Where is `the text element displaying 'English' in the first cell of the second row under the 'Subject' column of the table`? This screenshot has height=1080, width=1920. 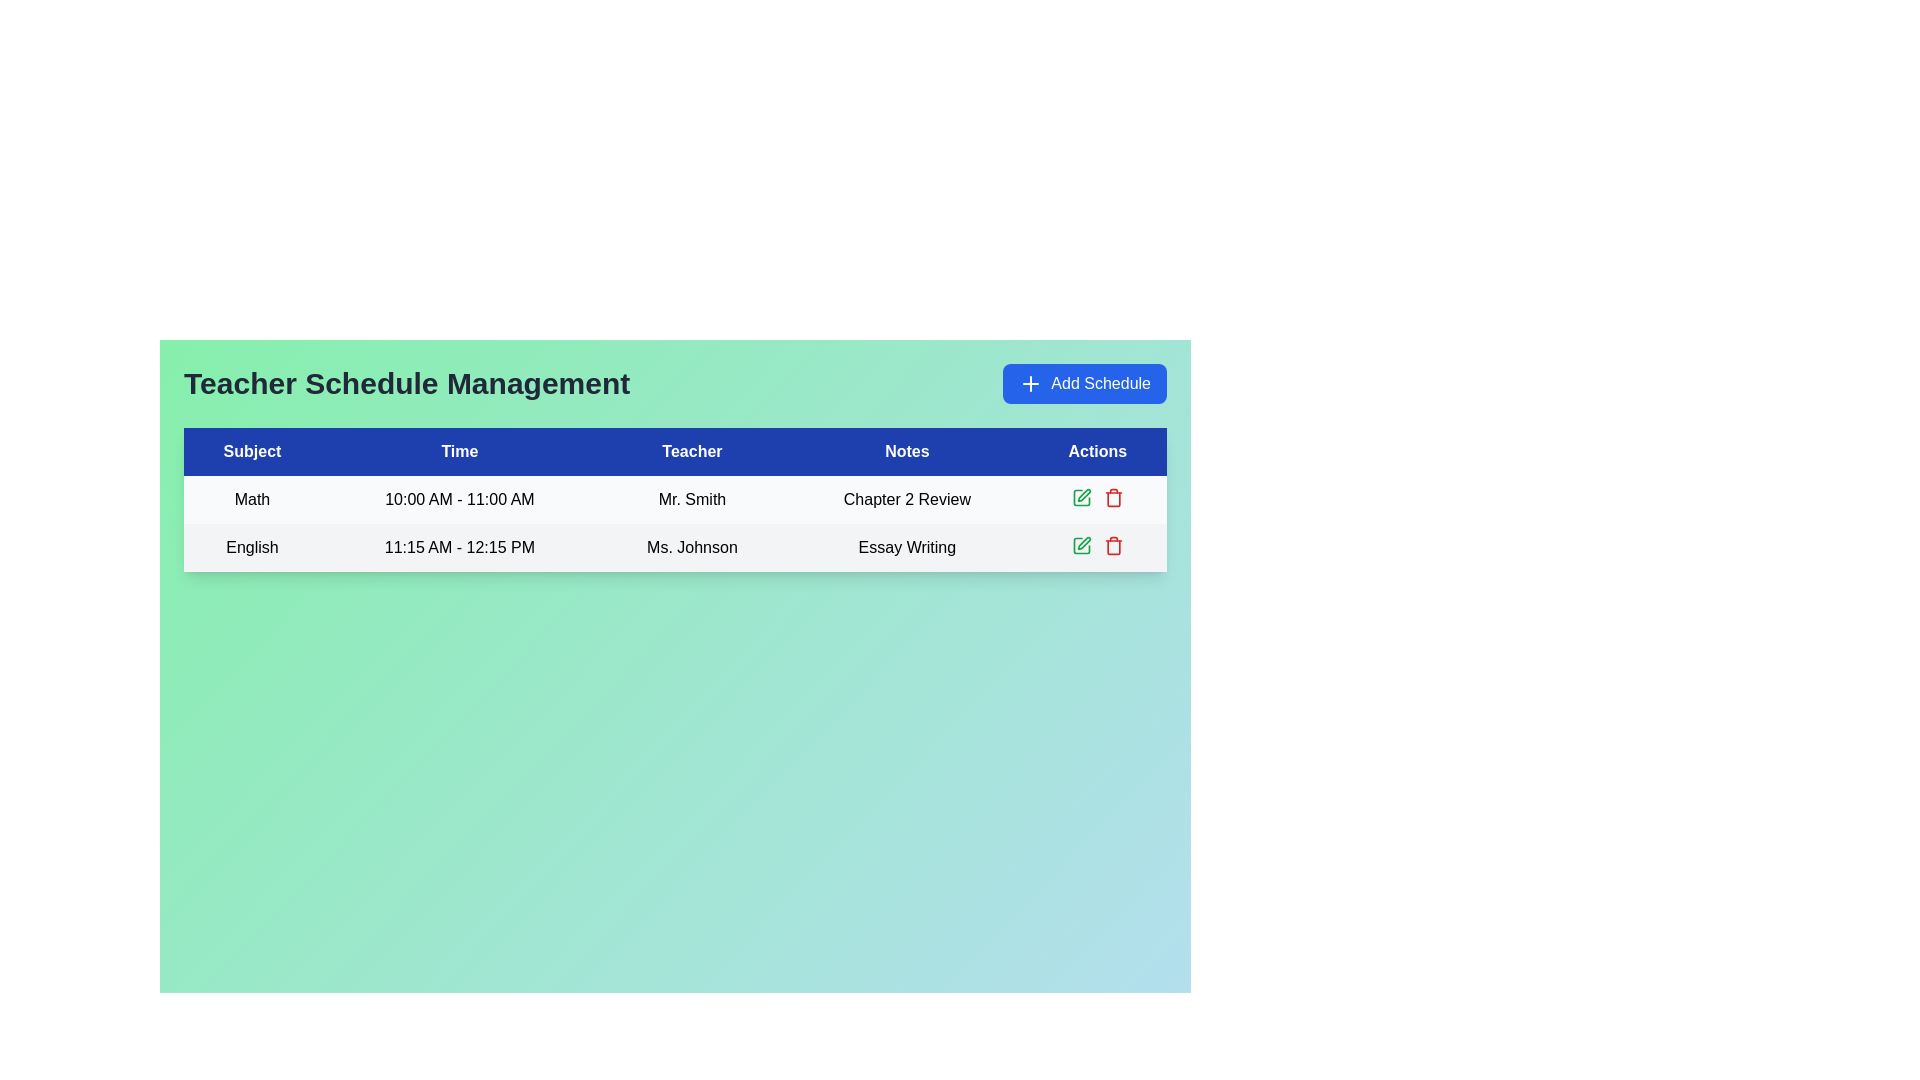
the text element displaying 'English' in the first cell of the second row under the 'Subject' column of the table is located at coordinates (251, 547).